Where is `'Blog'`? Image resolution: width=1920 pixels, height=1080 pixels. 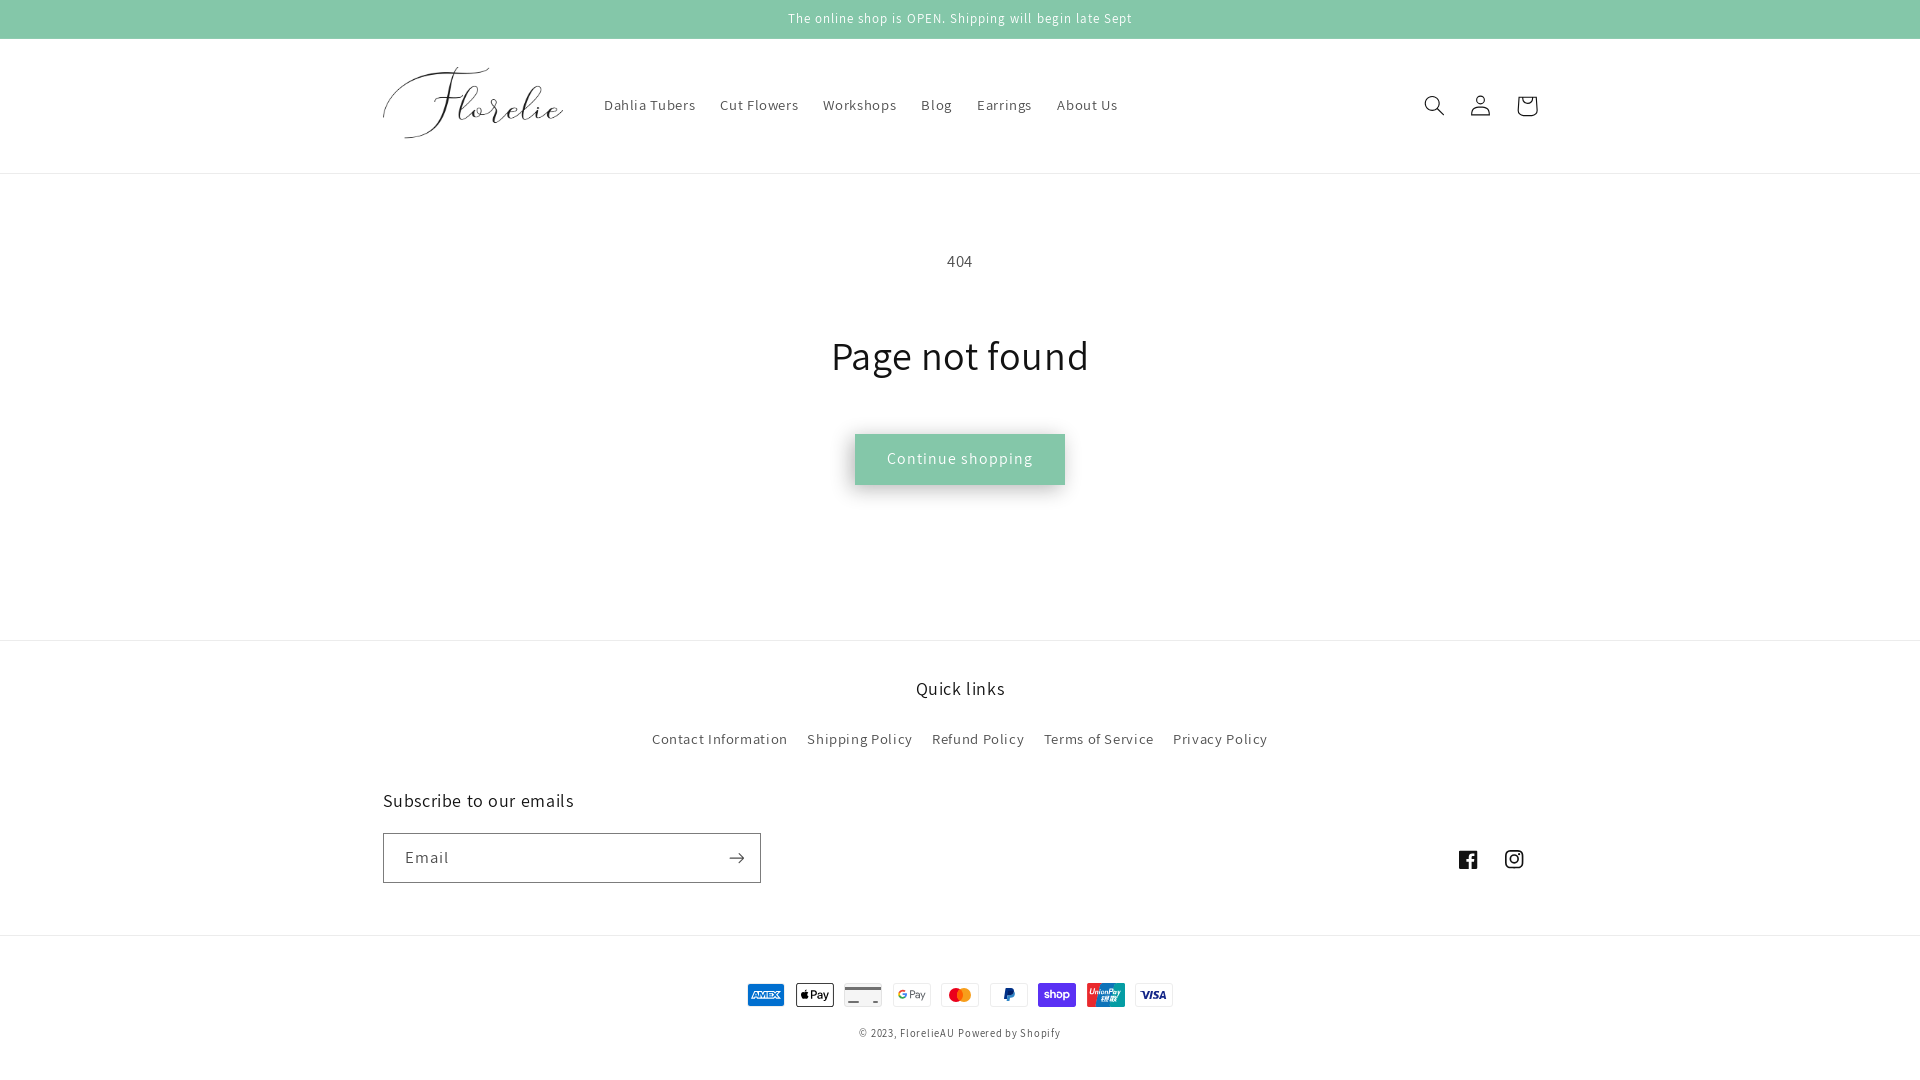 'Blog' is located at coordinates (935, 105).